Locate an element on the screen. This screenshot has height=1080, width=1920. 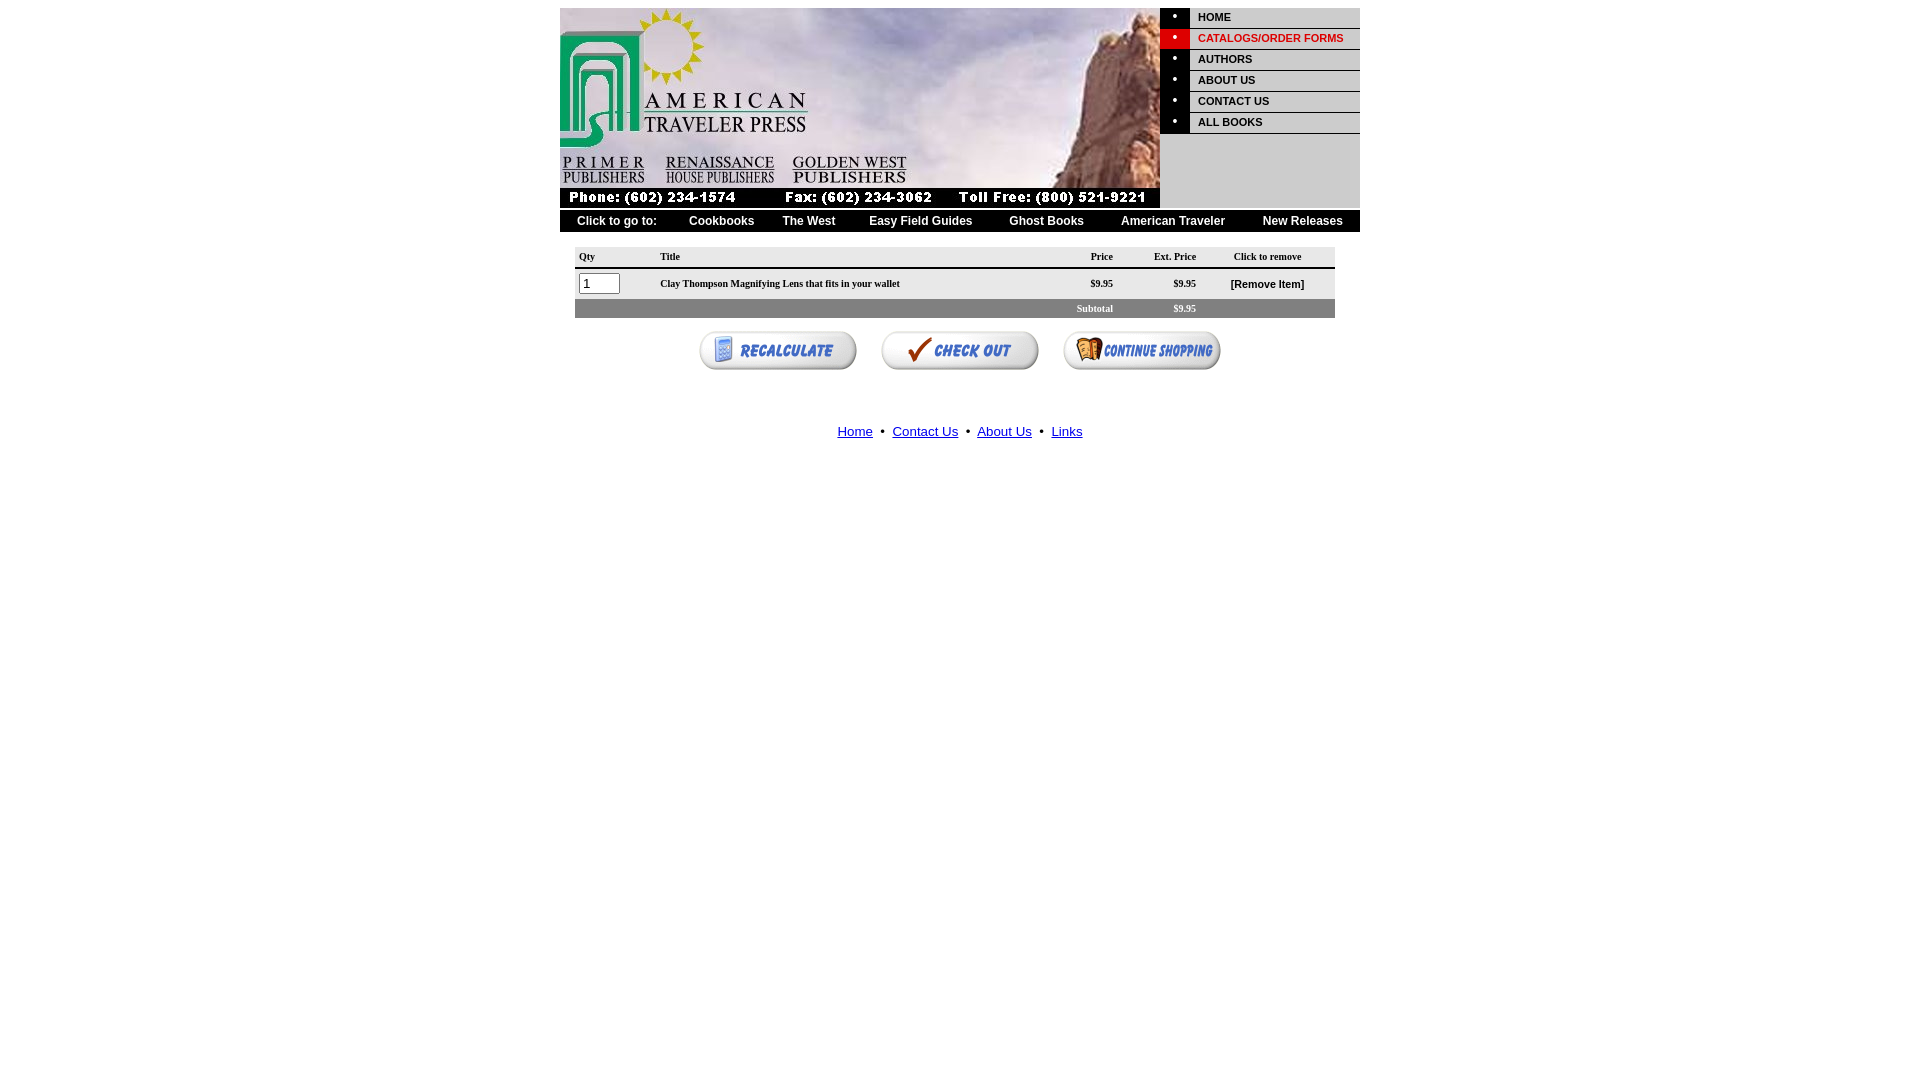
'New Releases' is located at coordinates (1302, 220).